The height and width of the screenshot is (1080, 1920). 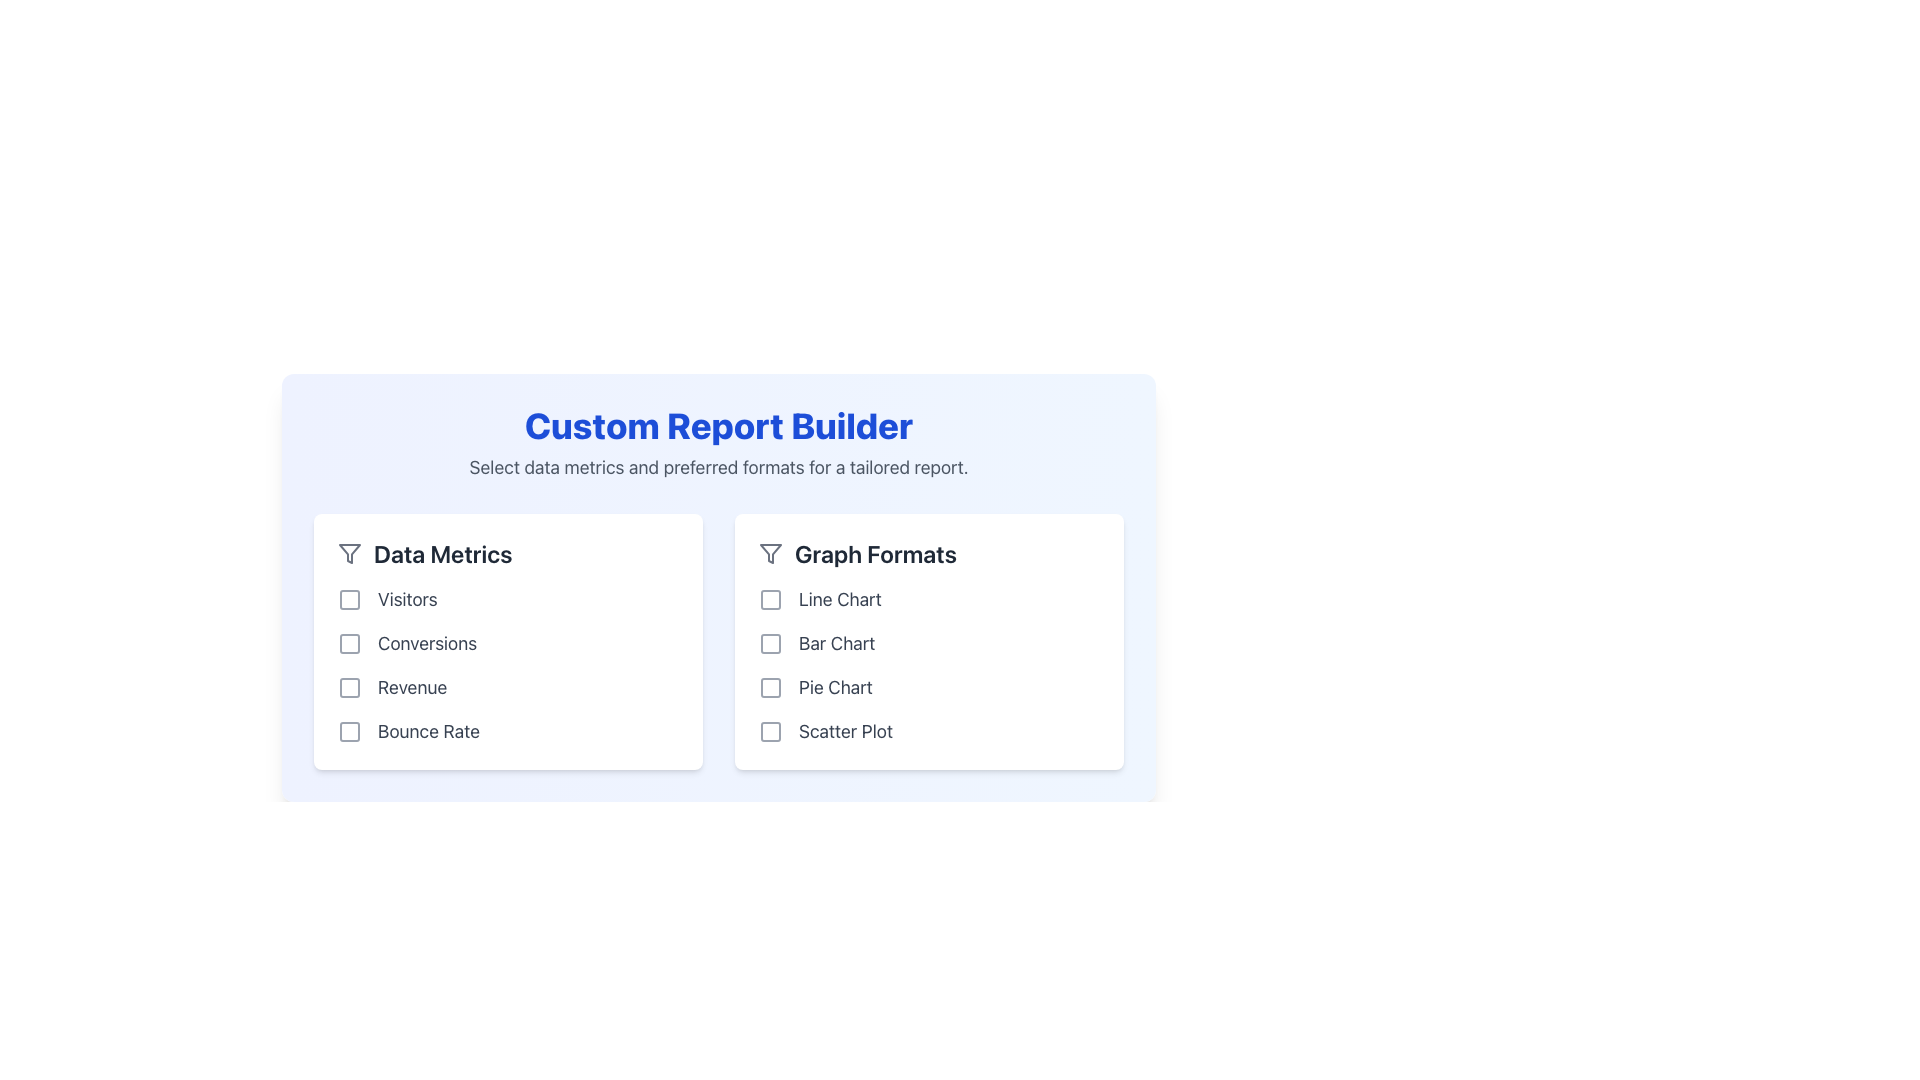 What do you see at coordinates (350, 686) in the screenshot?
I see `the checkbox indicator located next to the 'Revenue' text, which is the third checkbox item under 'Data Metrics' in the left column` at bounding box center [350, 686].